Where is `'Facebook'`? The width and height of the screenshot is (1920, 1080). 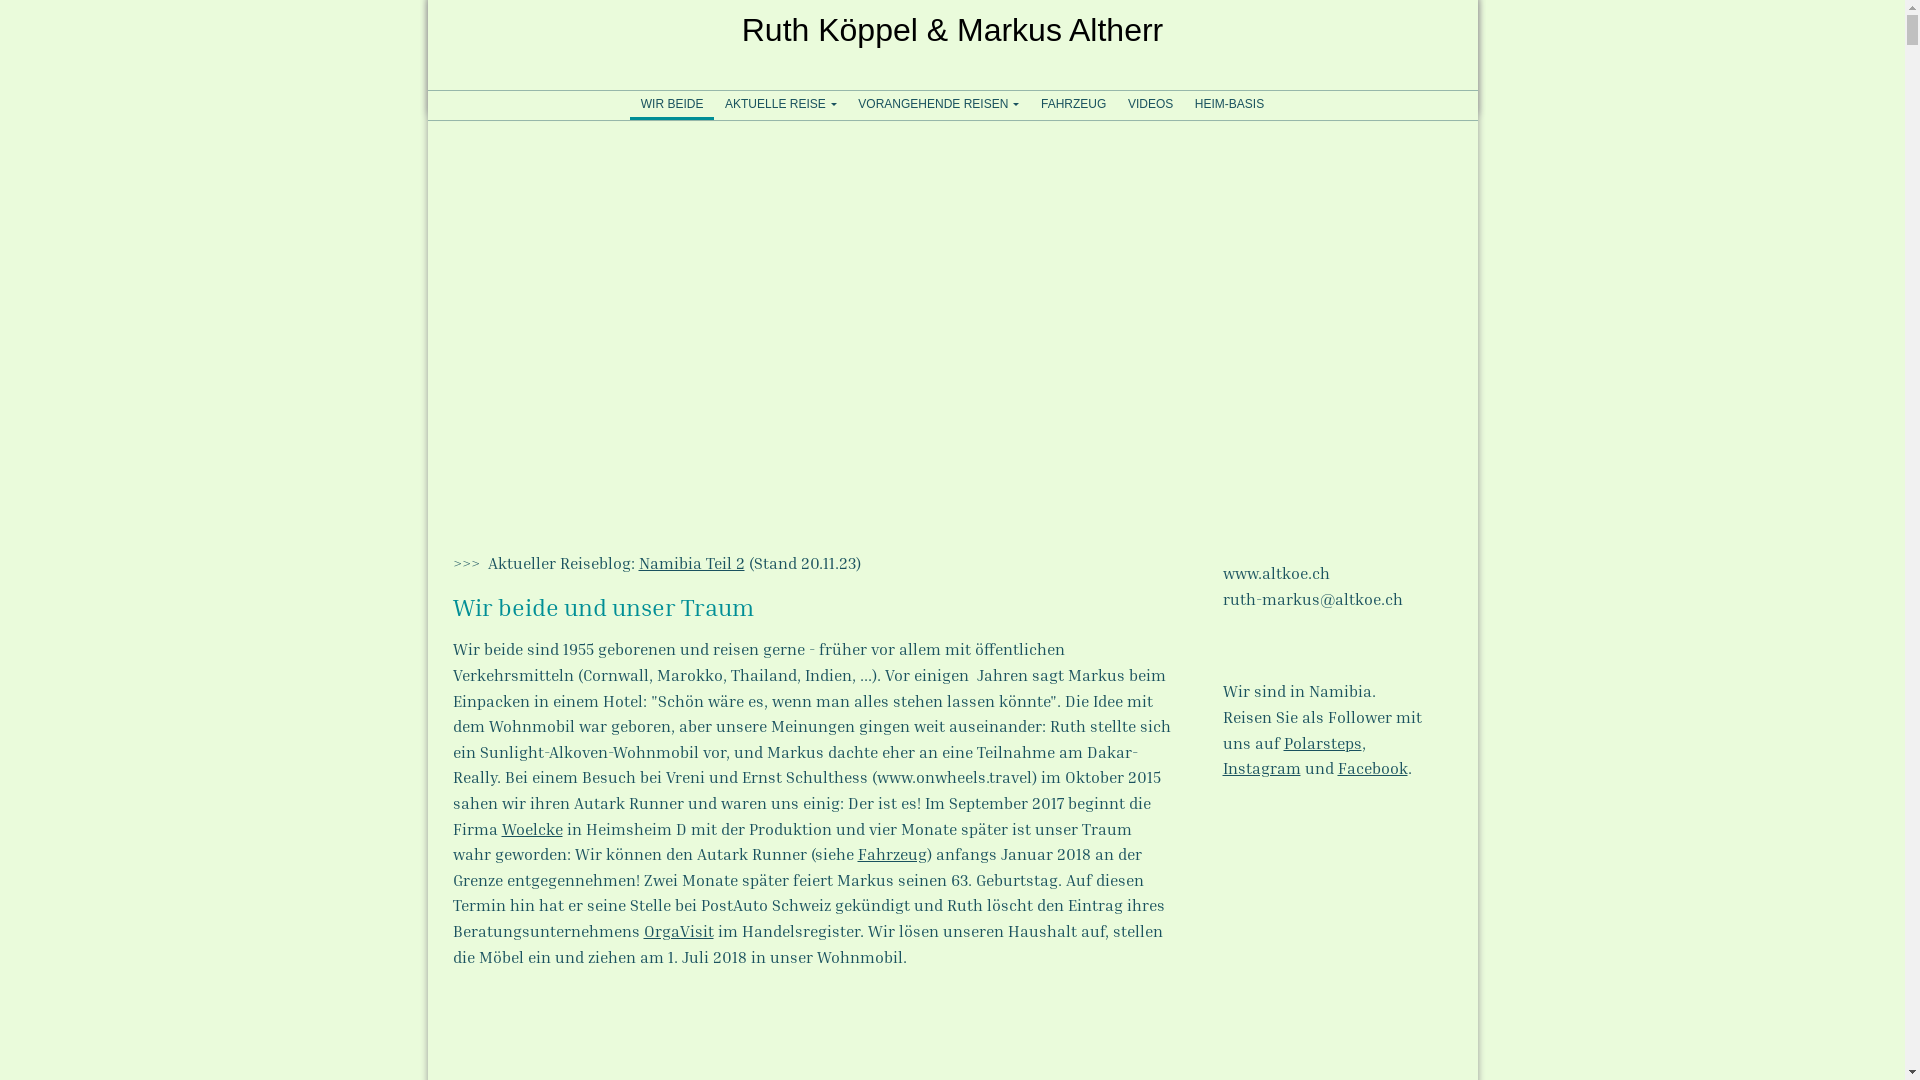
'Facebook' is located at coordinates (1371, 766).